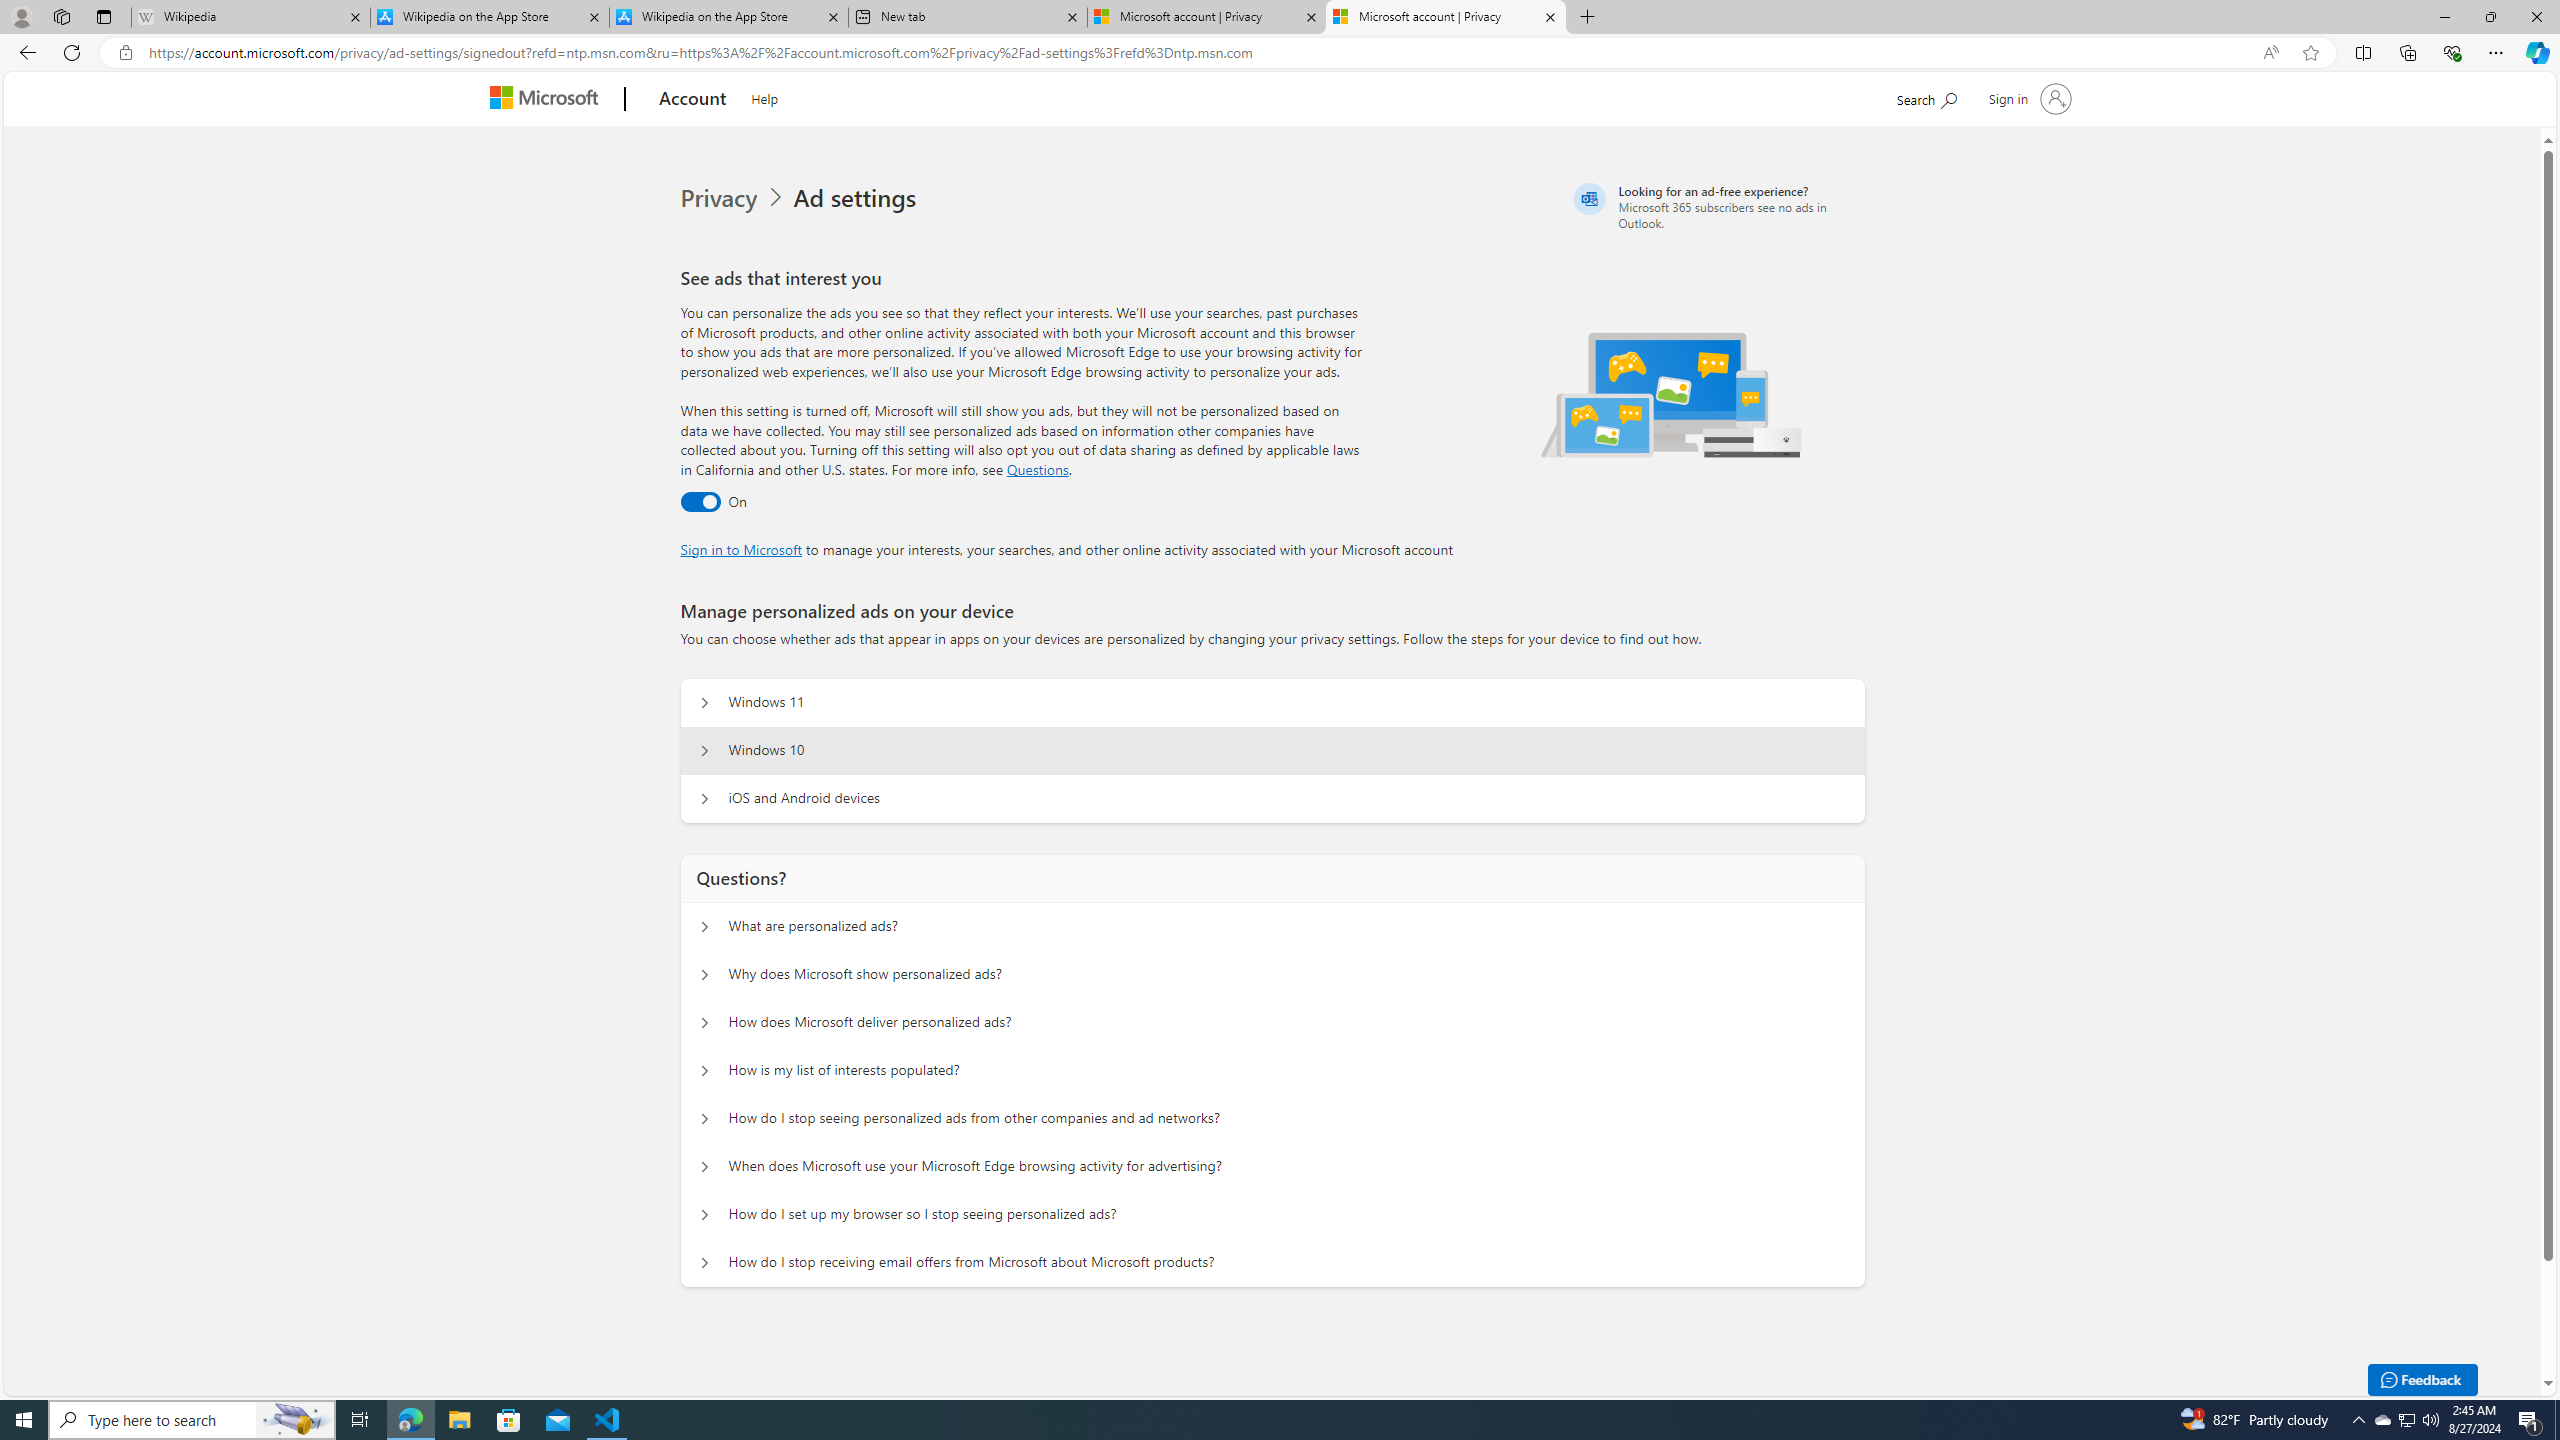 The image size is (2560, 1440). Describe the element at coordinates (1549, 16) in the screenshot. I see `'Close tab'` at that location.